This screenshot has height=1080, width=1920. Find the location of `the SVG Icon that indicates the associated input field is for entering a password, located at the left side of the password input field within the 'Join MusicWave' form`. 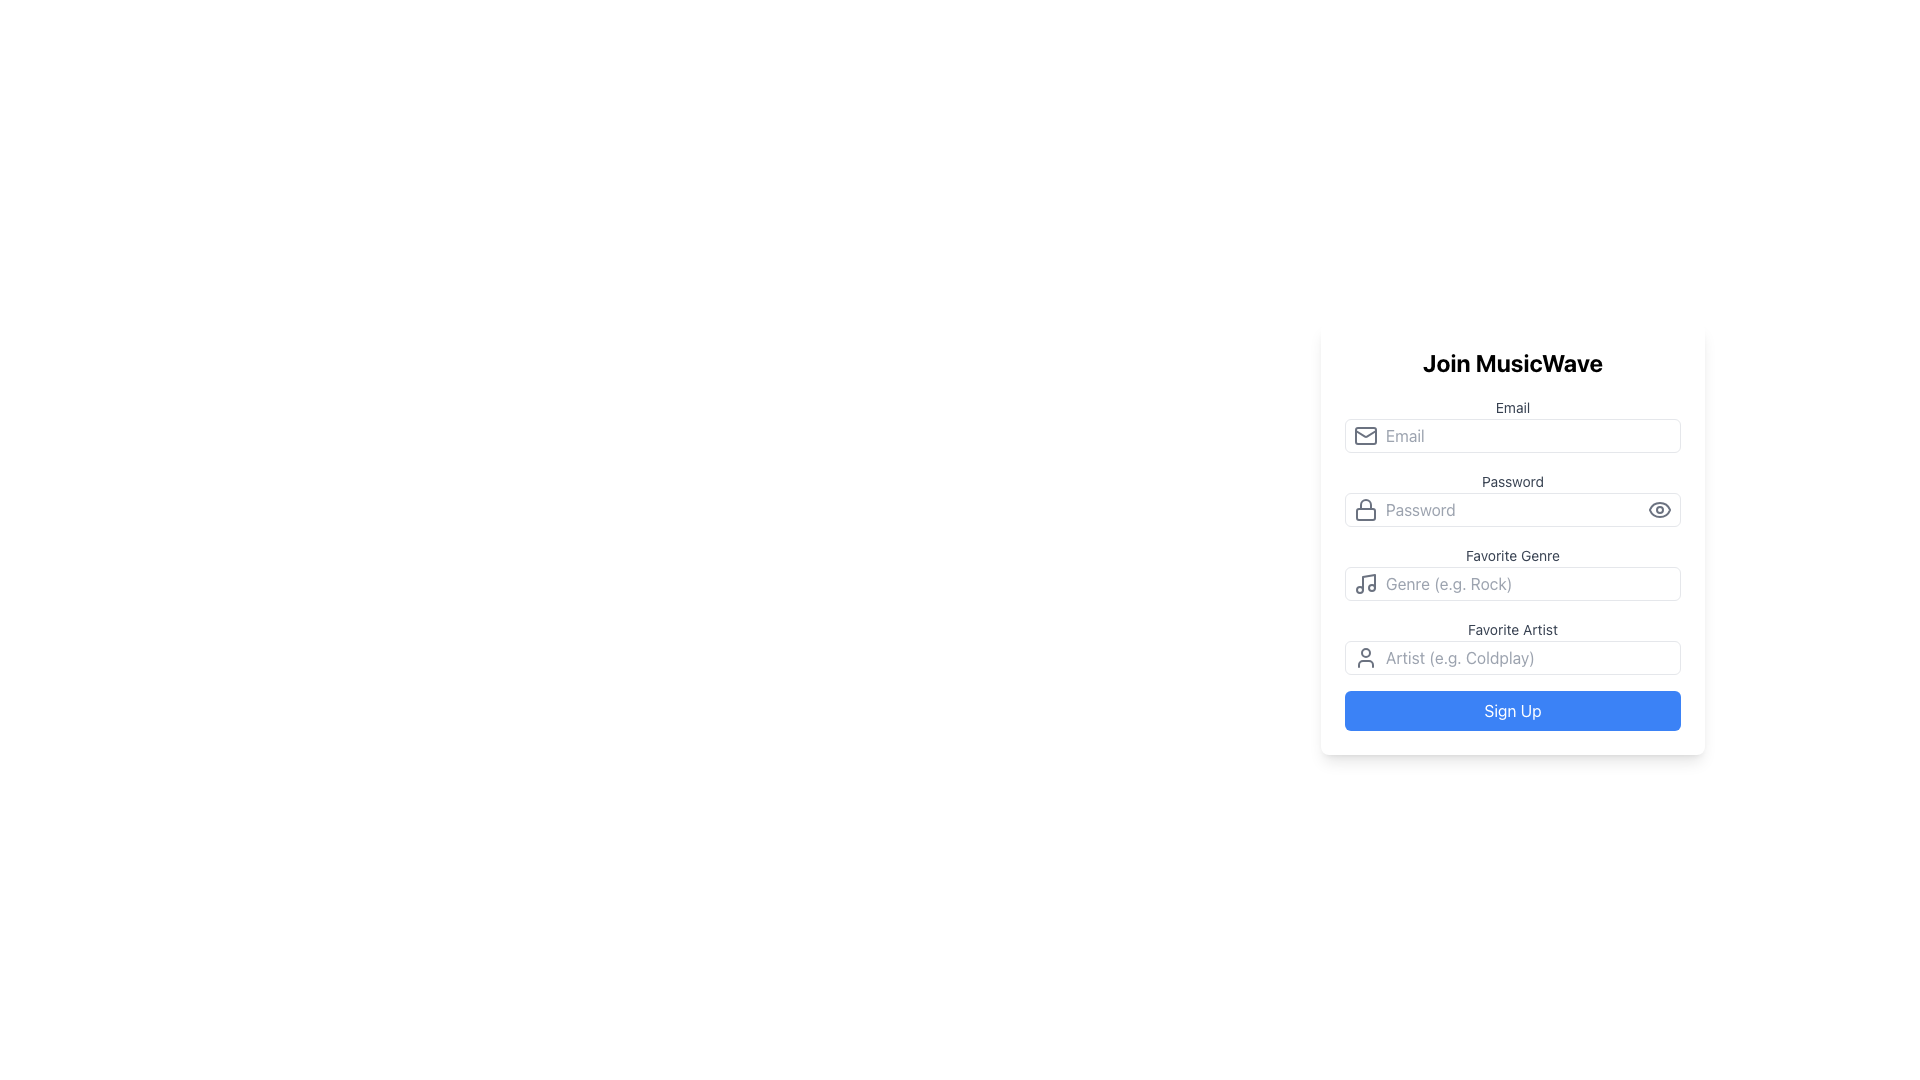

the SVG Icon that indicates the associated input field is for entering a password, located at the left side of the password input field within the 'Join MusicWave' form is located at coordinates (1365, 508).